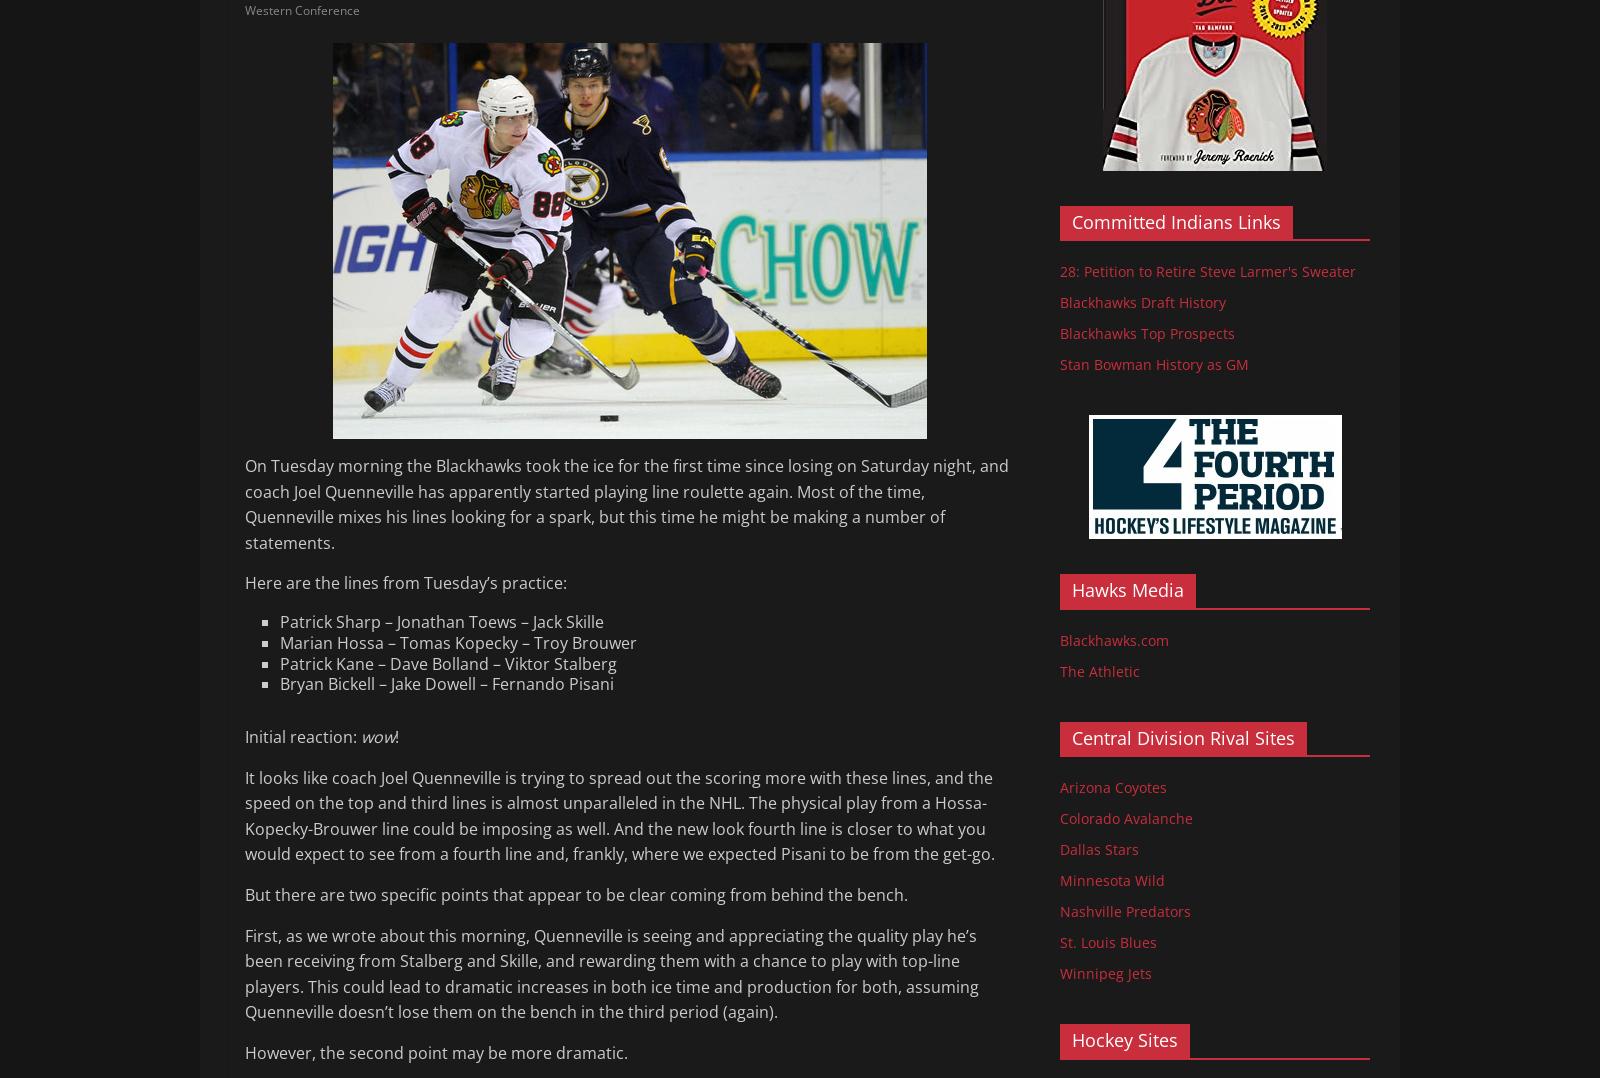  I want to click on '!', so click(396, 737).